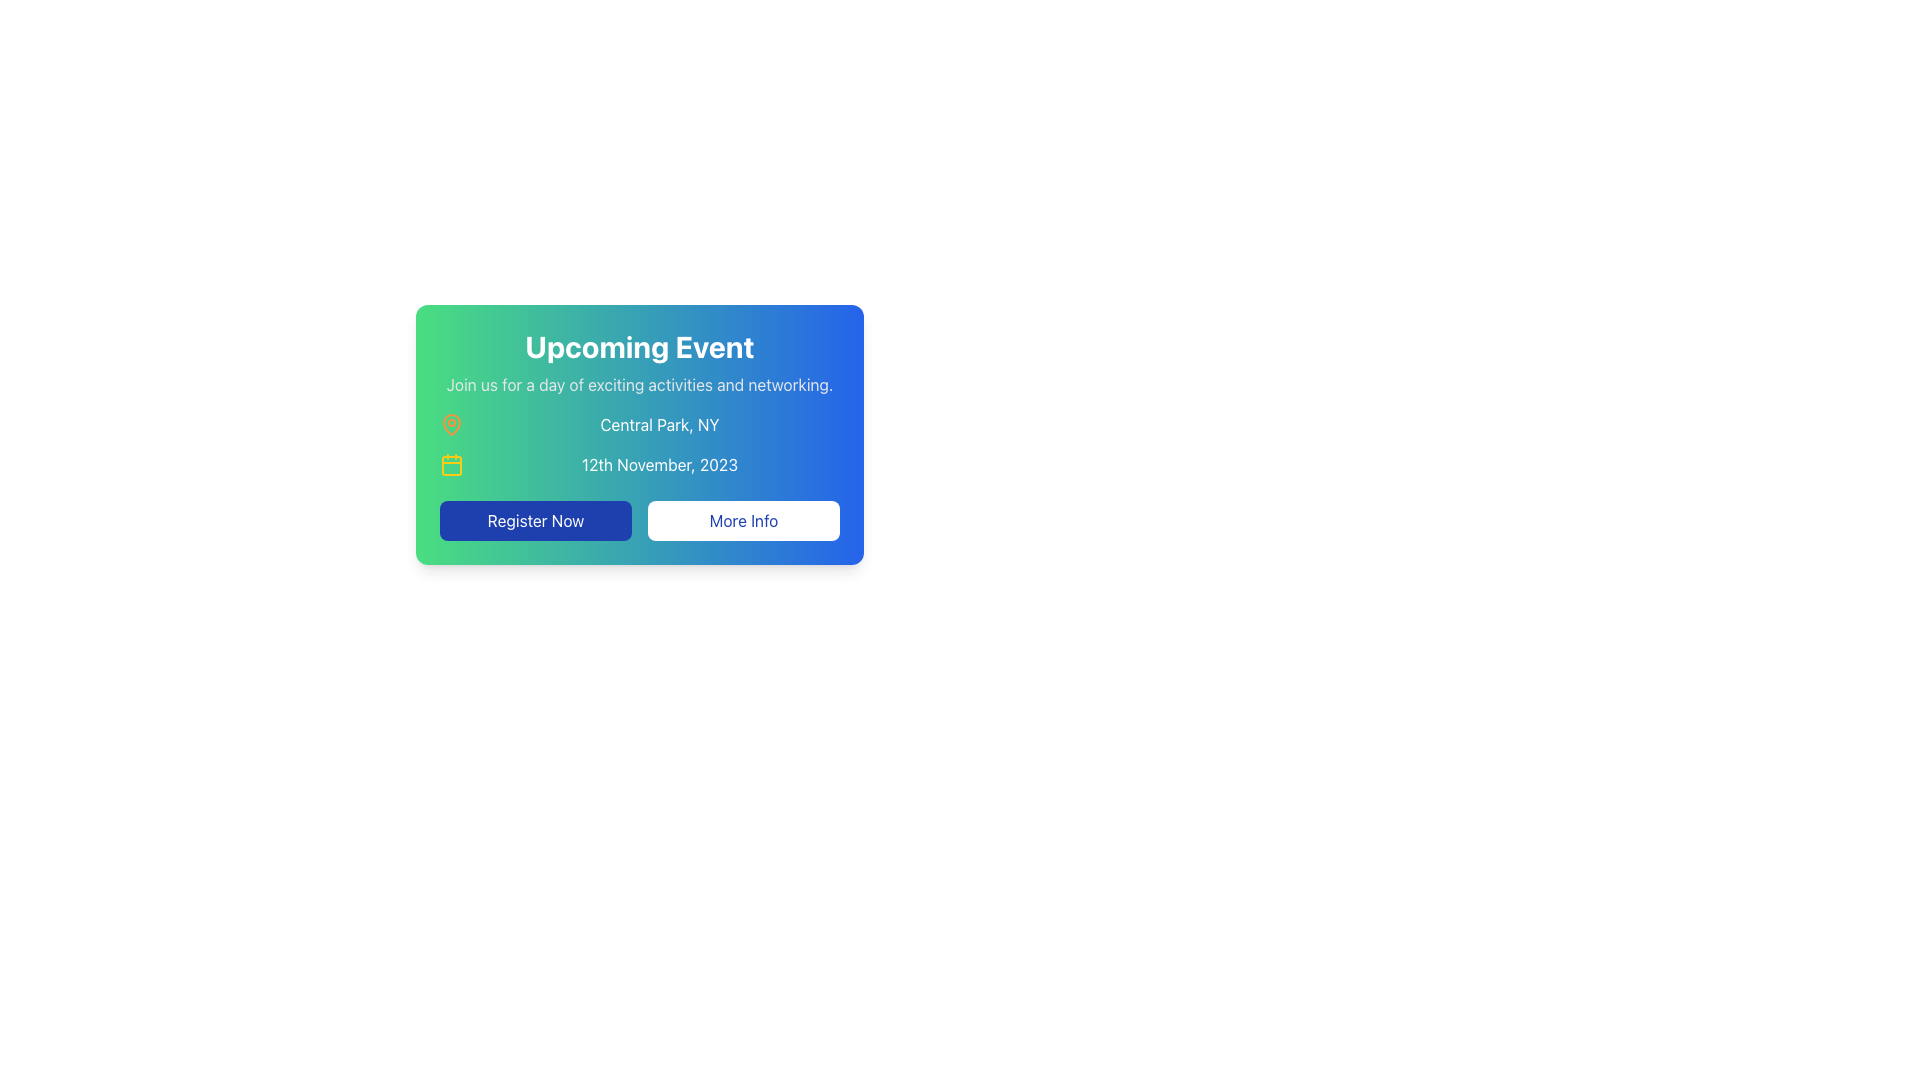 The height and width of the screenshot is (1080, 1920). What do you see at coordinates (450, 423) in the screenshot?
I see `the pin icon that indicates the geographic location 'Central Park, NY', which is located centrally in the viewport, above a calendar icon` at bounding box center [450, 423].